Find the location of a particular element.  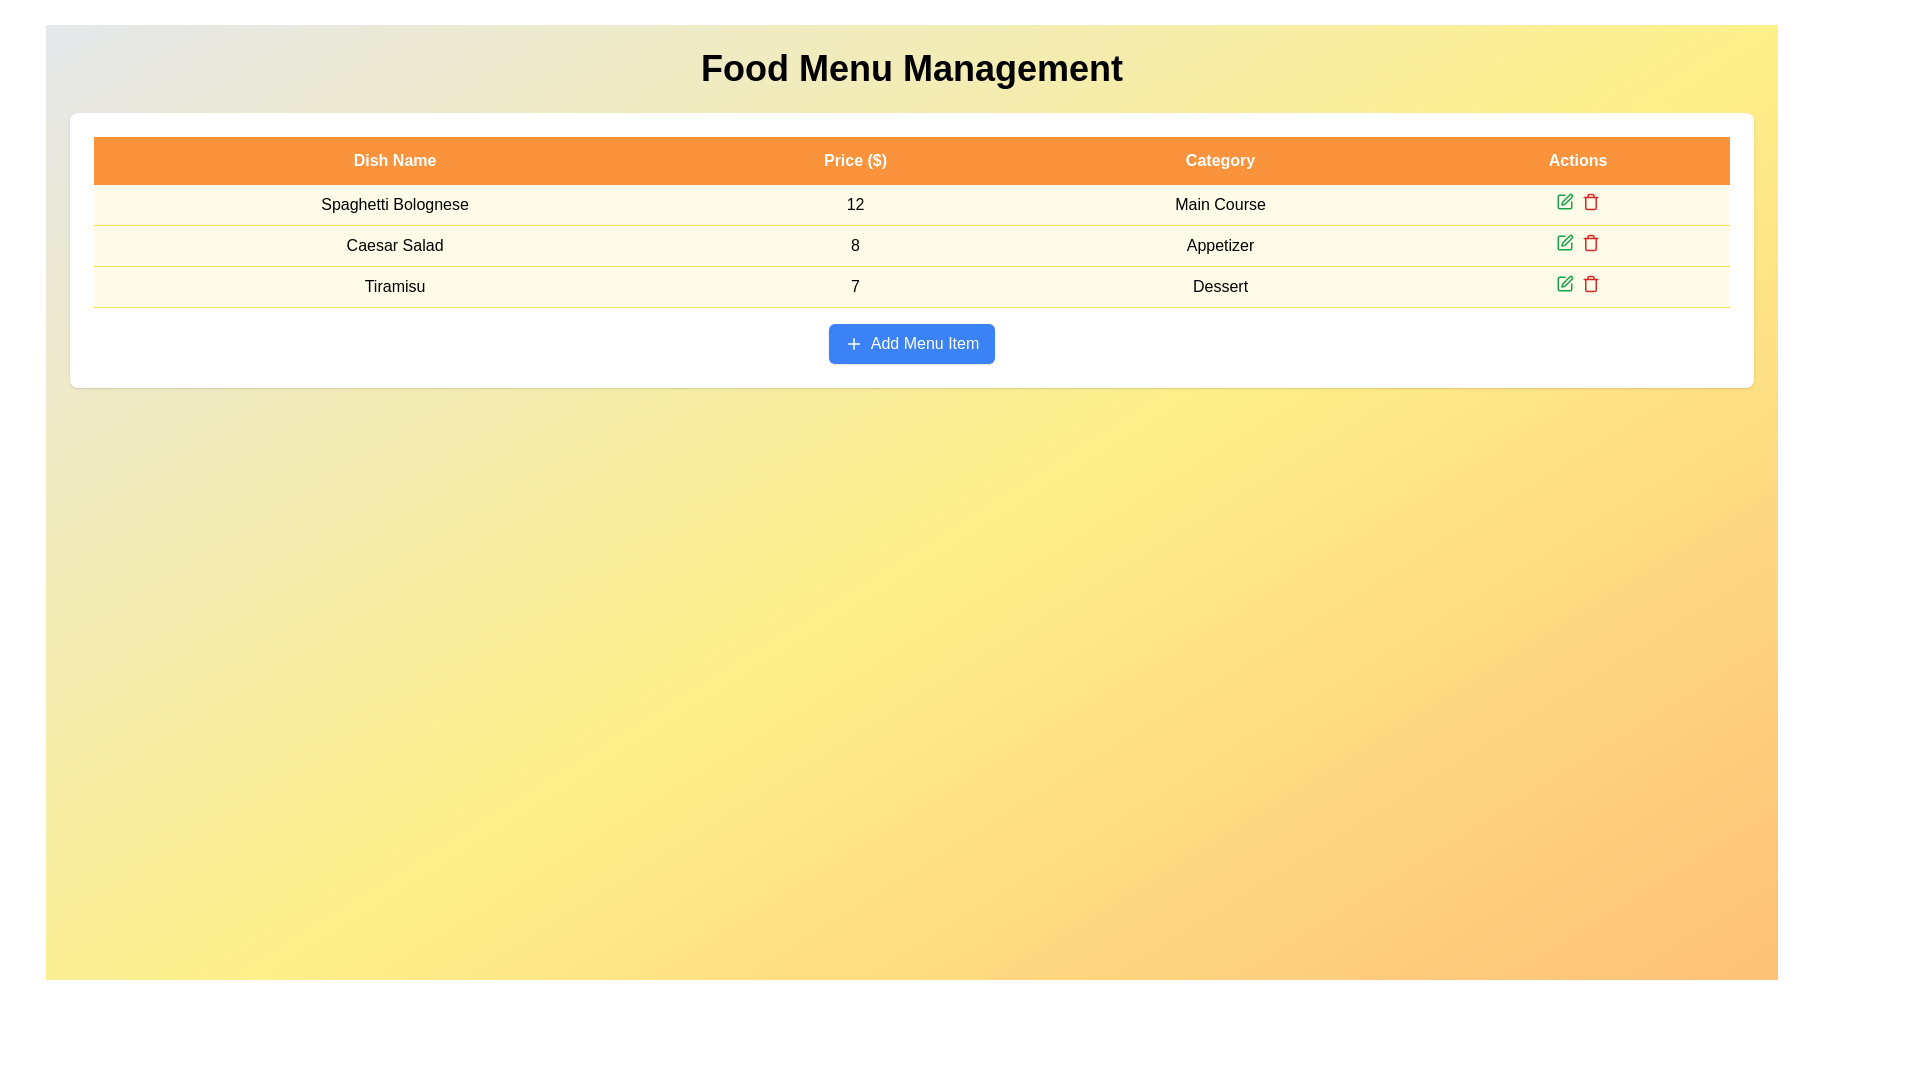

the 'Category' column header in the table, which is located between 'Price ($)' and 'Actions' is located at coordinates (1219, 160).